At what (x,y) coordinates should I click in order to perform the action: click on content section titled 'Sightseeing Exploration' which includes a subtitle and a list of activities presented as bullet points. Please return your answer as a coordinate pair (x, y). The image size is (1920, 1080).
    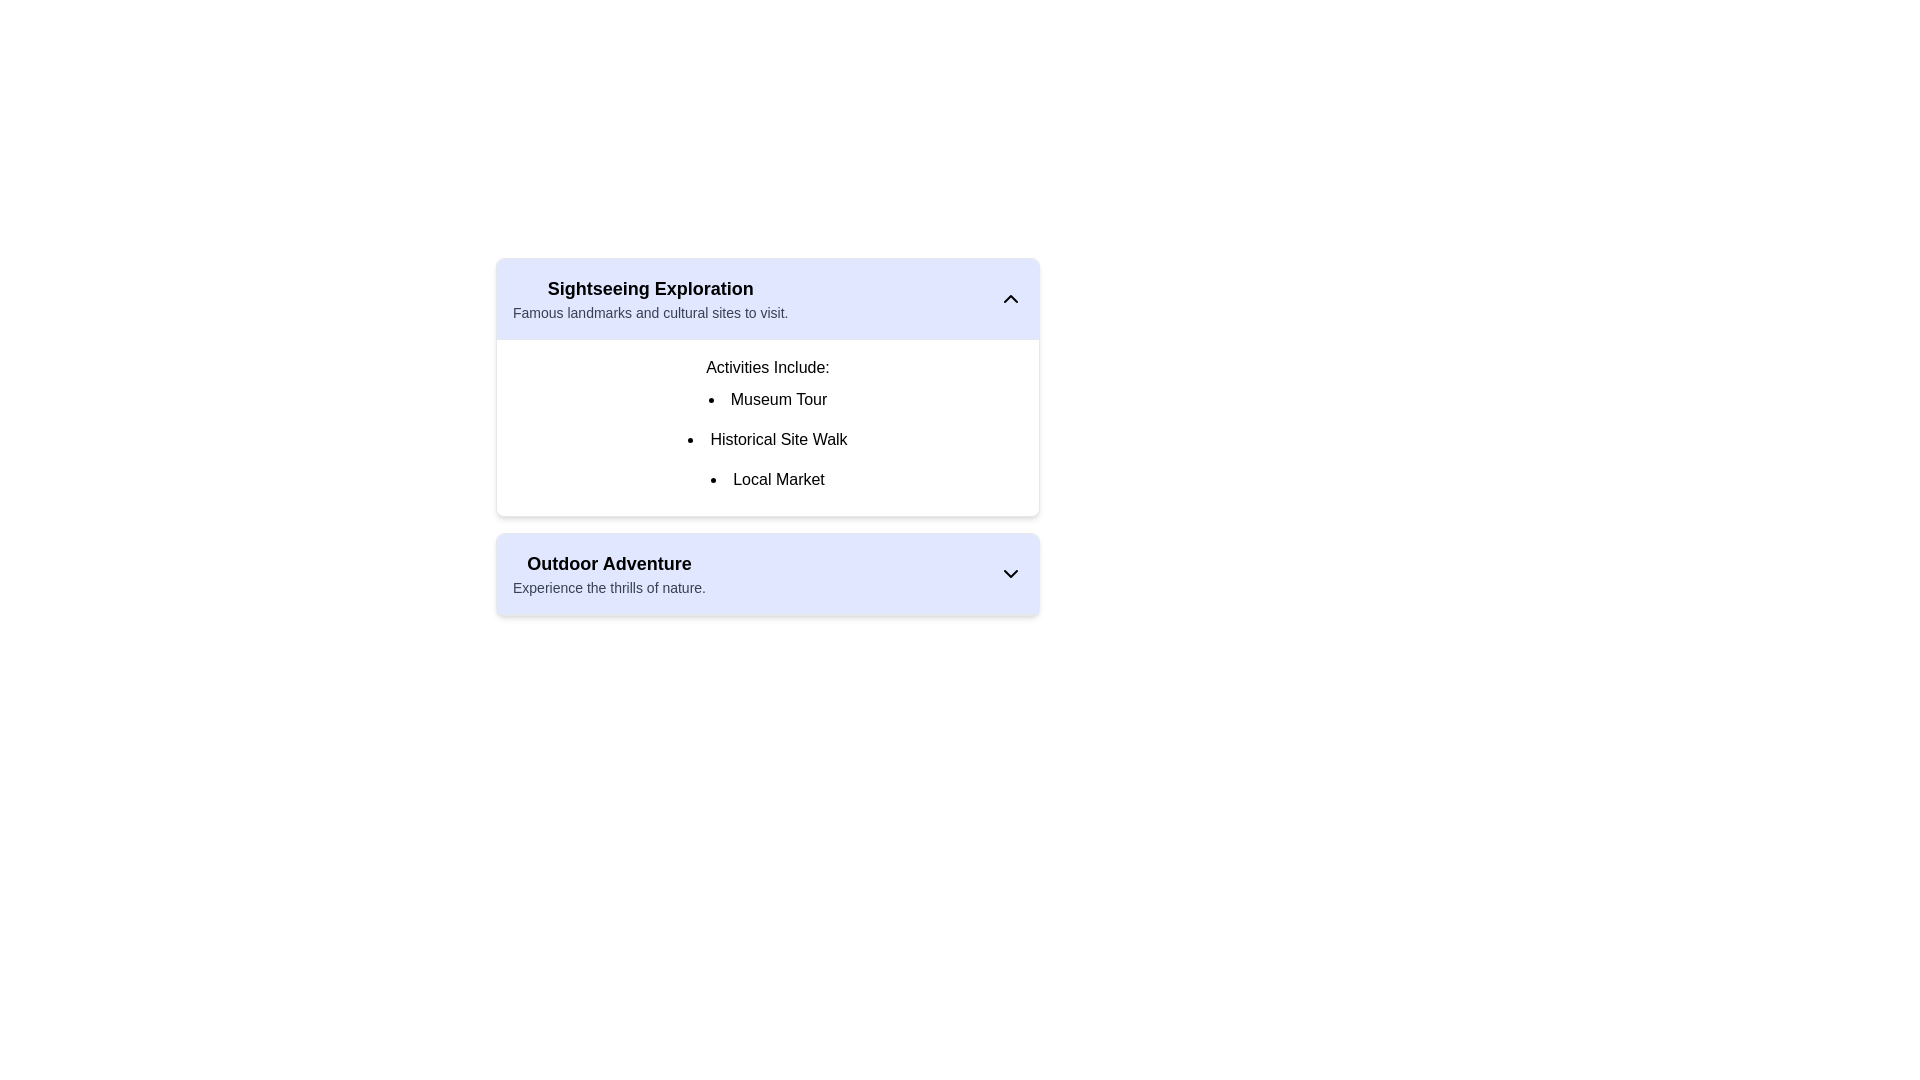
    Looking at the image, I should click on (767, 443).